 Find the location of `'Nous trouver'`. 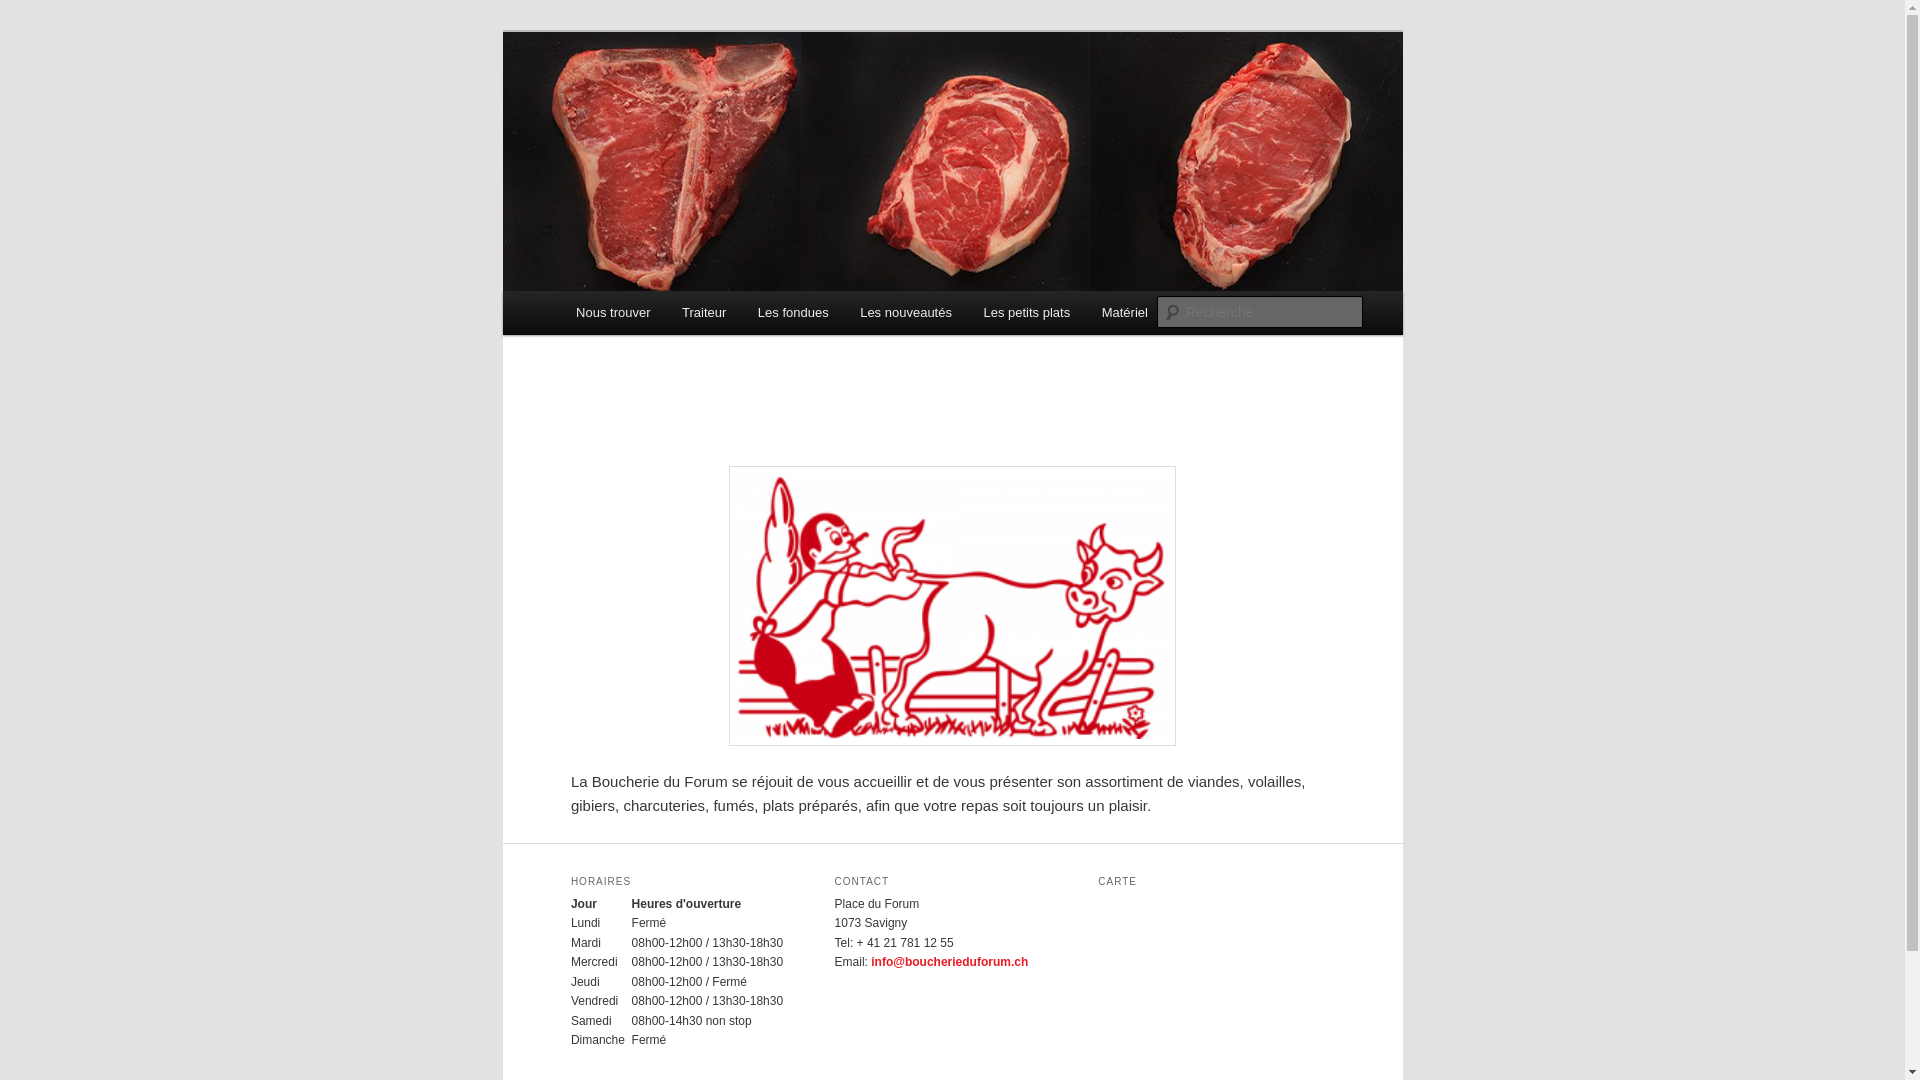

'Nous trouver' is located at coordinates (612, 312).